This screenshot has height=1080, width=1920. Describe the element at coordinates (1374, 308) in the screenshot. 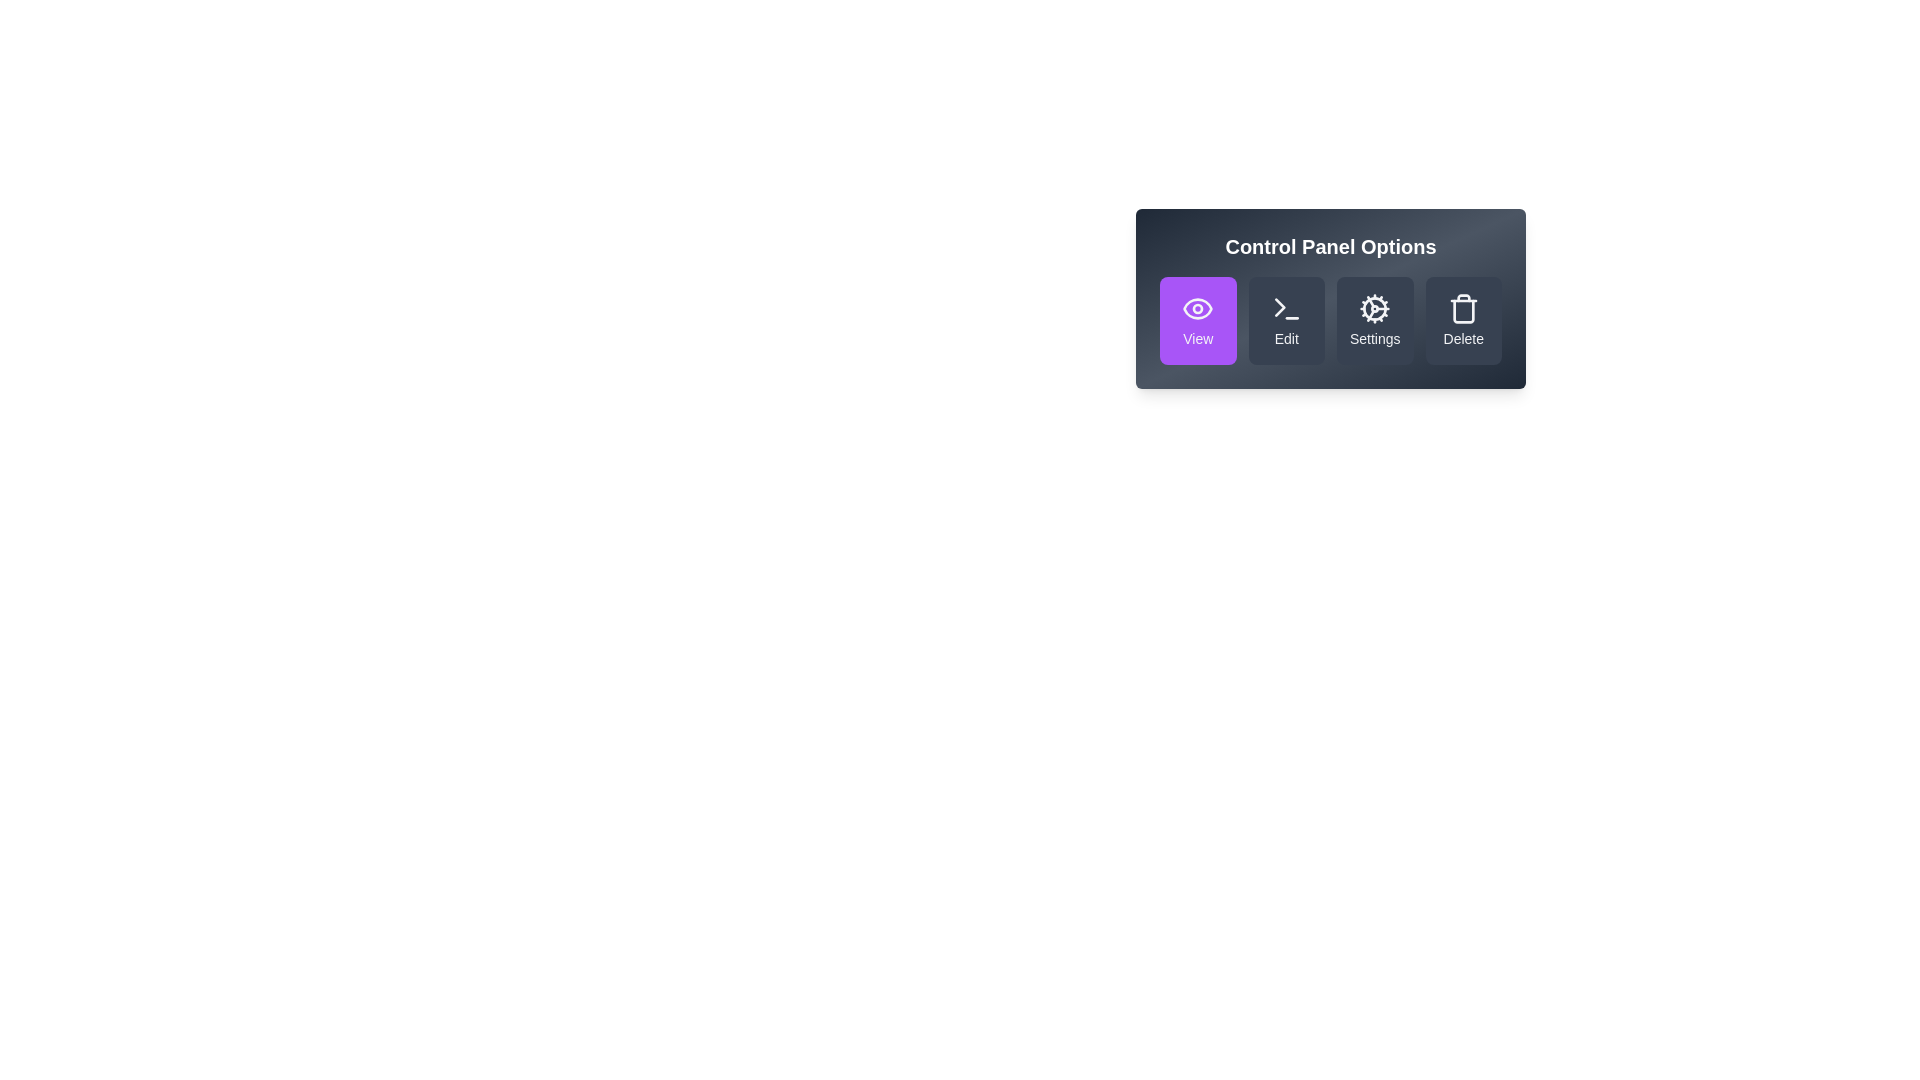

I see `the cogwheel icon in the settings panel` at that location.